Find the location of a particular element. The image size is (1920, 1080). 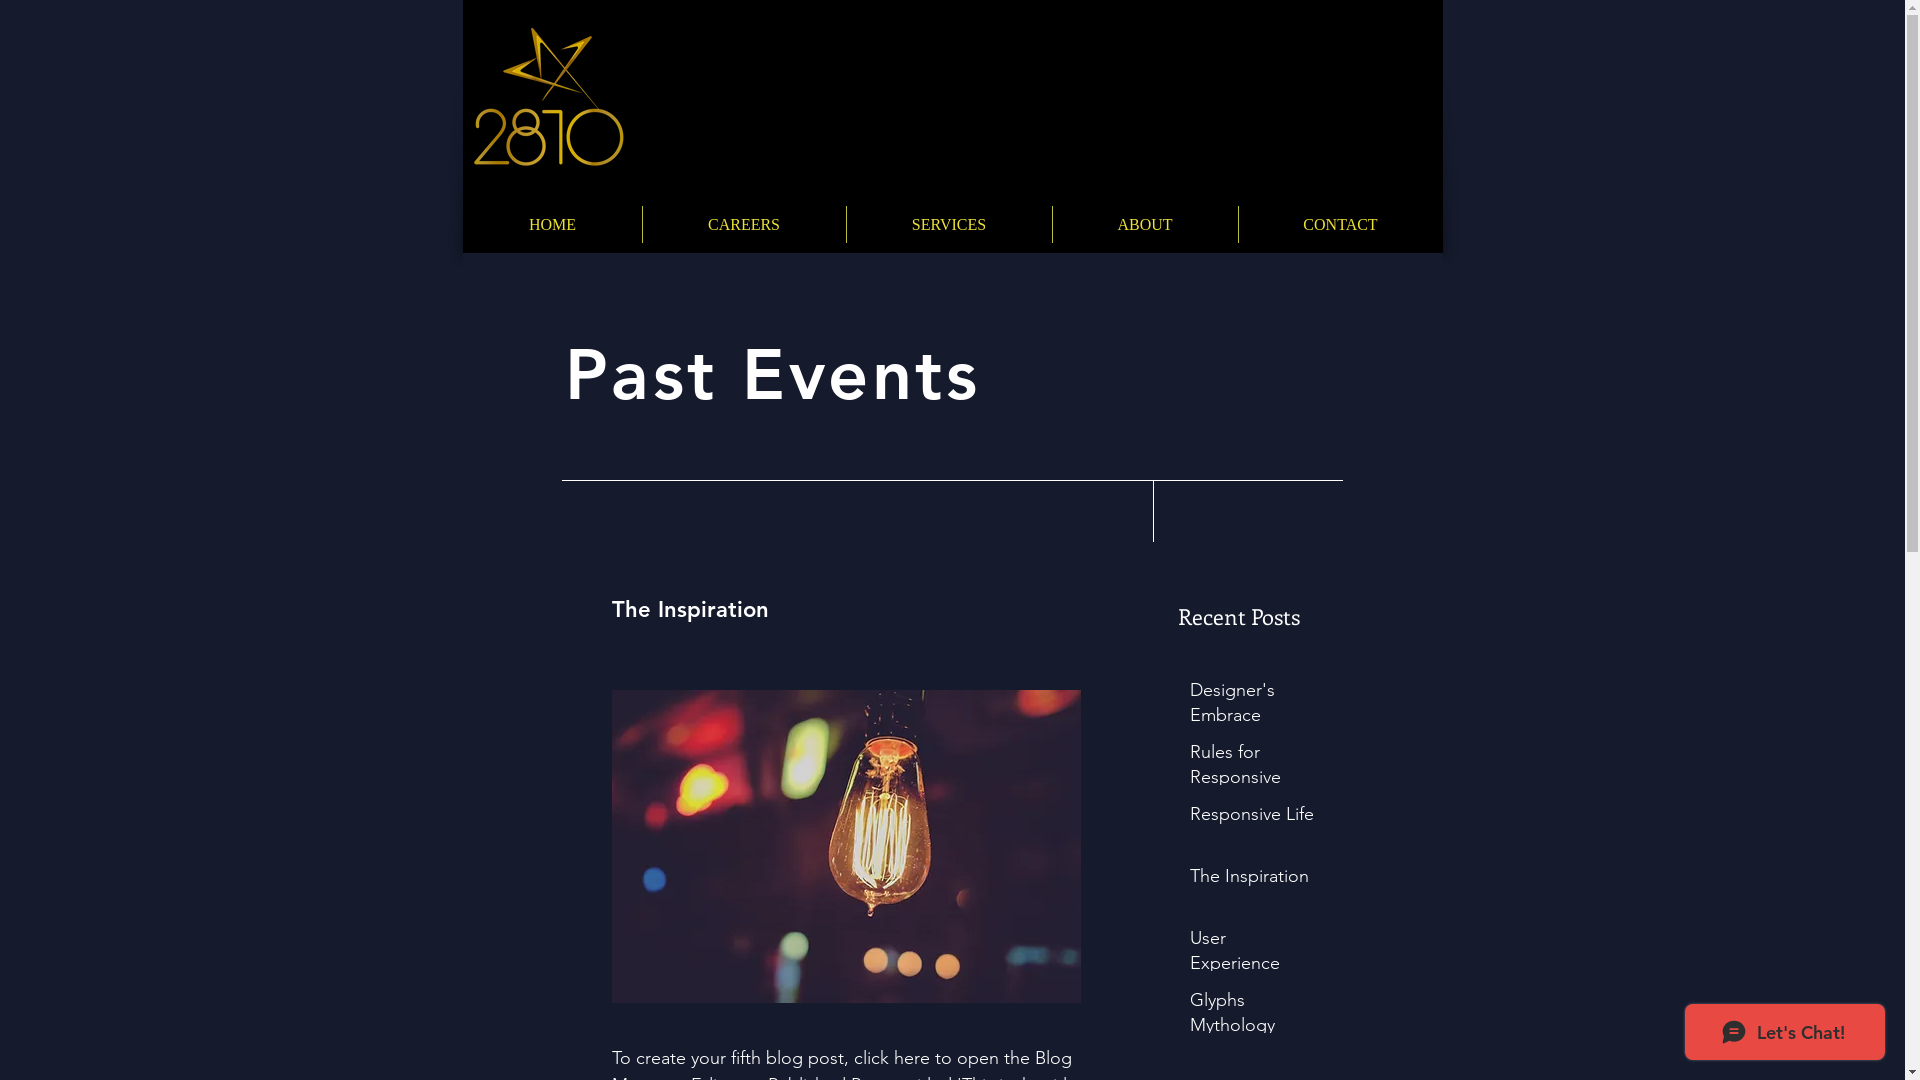

'Glyphs Mythology' is located at coordinates (1252, 1017).